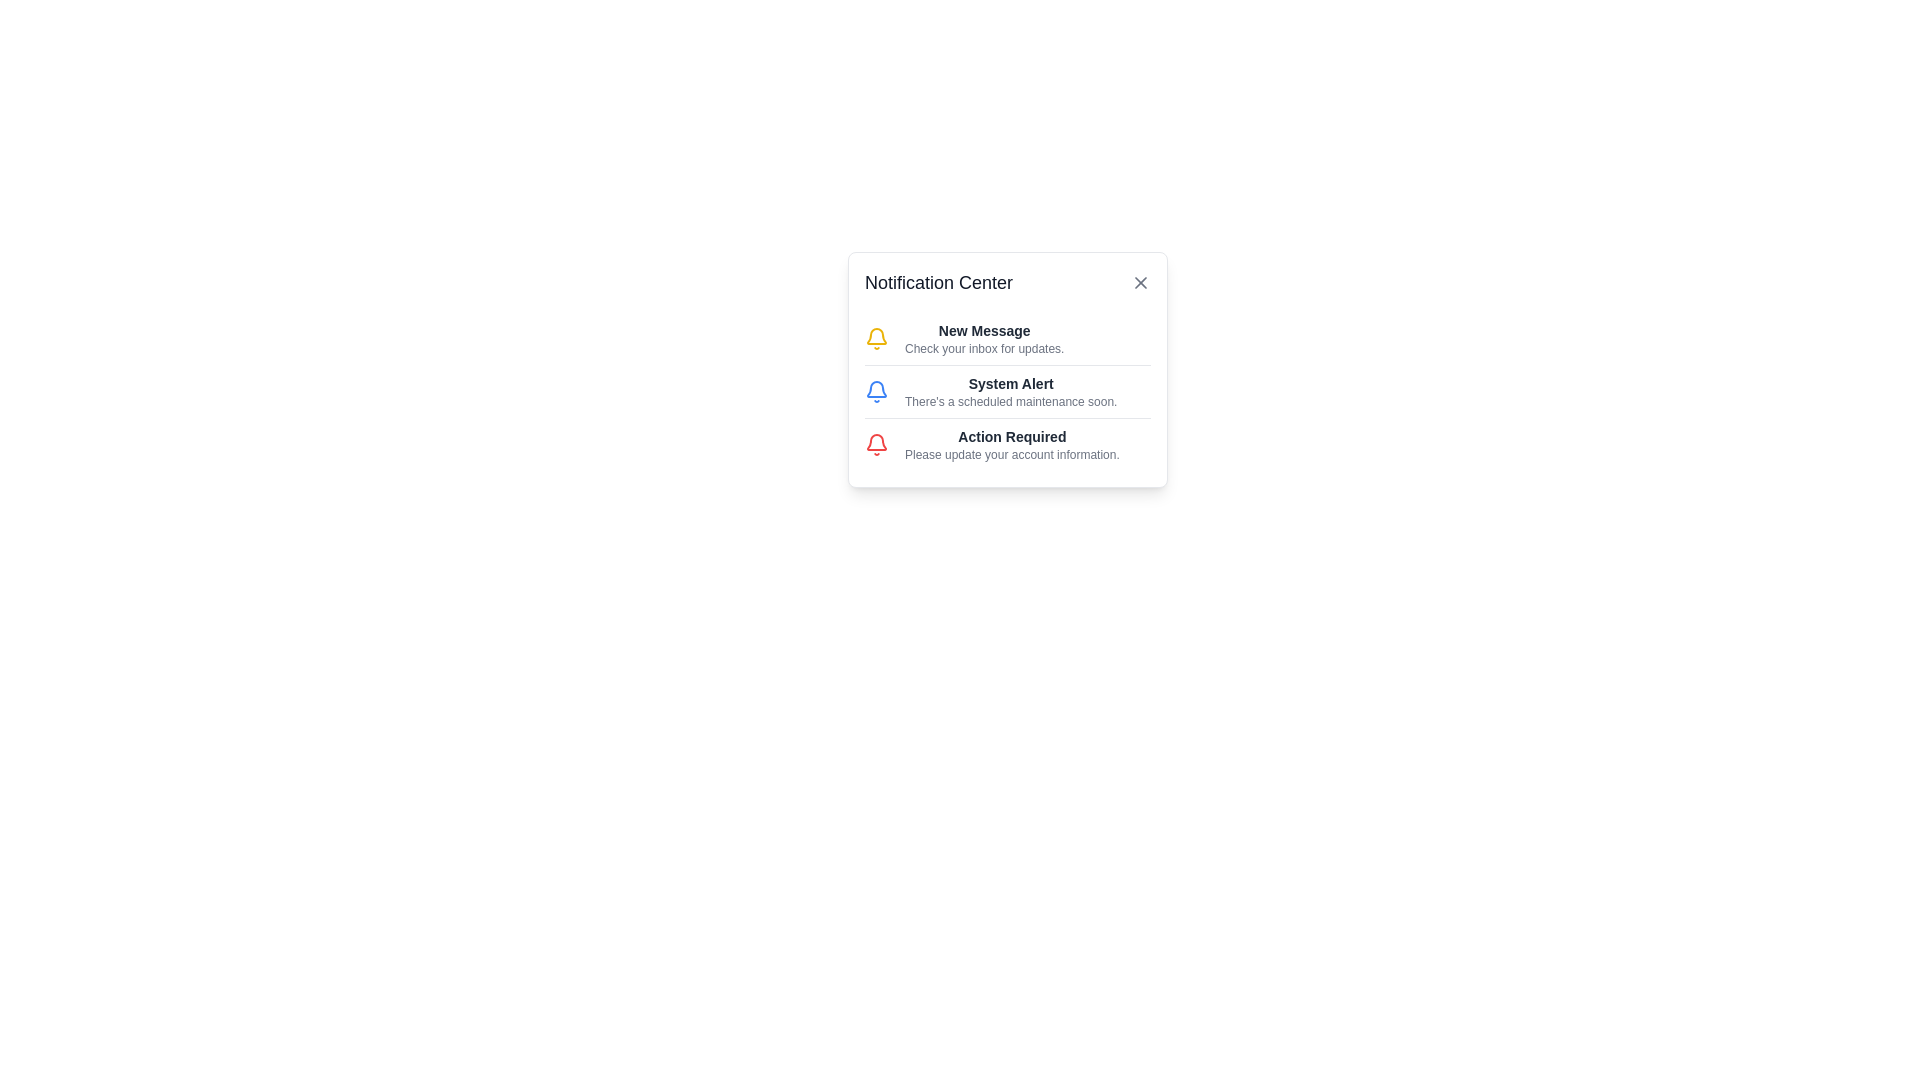  What do you see at coordinates (1012, 455) in the screenshot?
I see `the static text element that reads 'Please update your account information.' which is located below the heading 'Action Required' in the notification card` at bounding box center [1012, 455].